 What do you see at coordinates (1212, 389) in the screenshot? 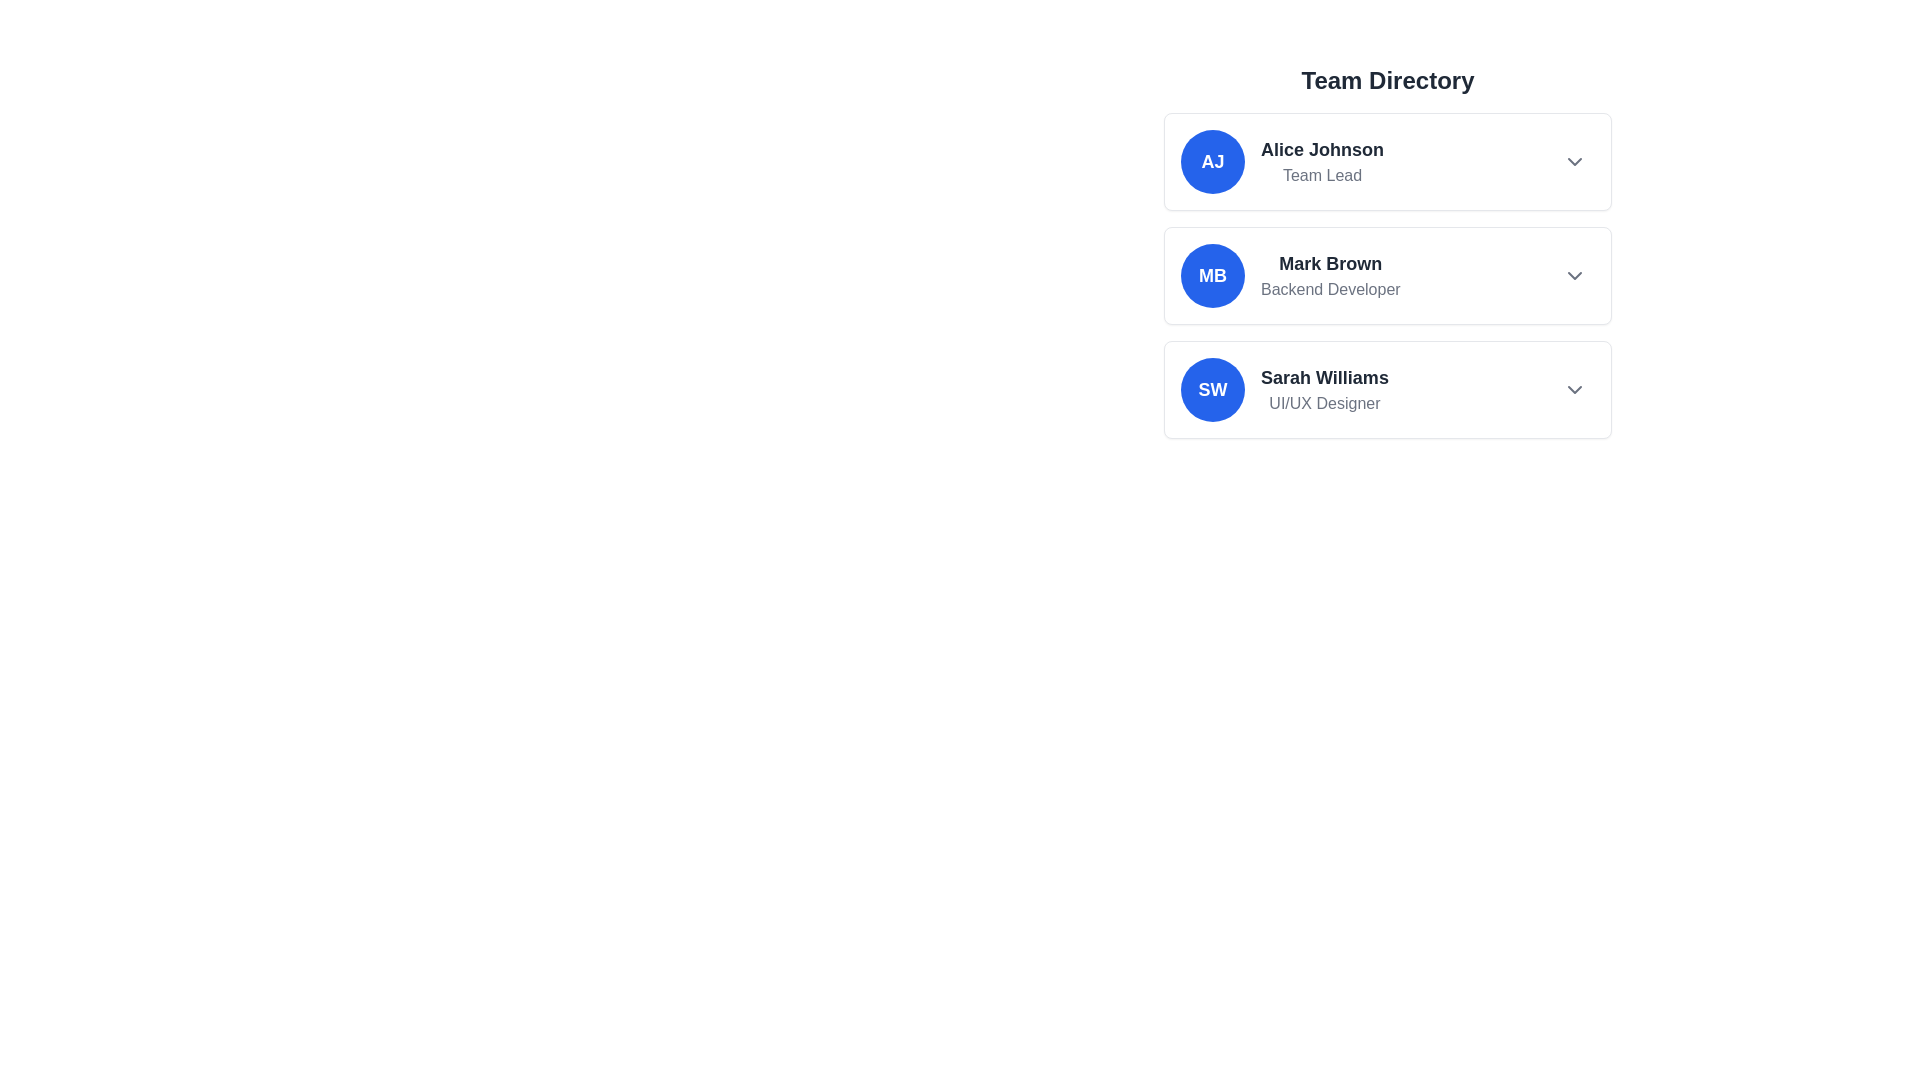
I see `the Avatar Badge representing the user 'Sarah Williams', which is the leftmost item in the row labeled 'Sarah Williams, UI/UX Designer'` at bounding box center [1212, 389].